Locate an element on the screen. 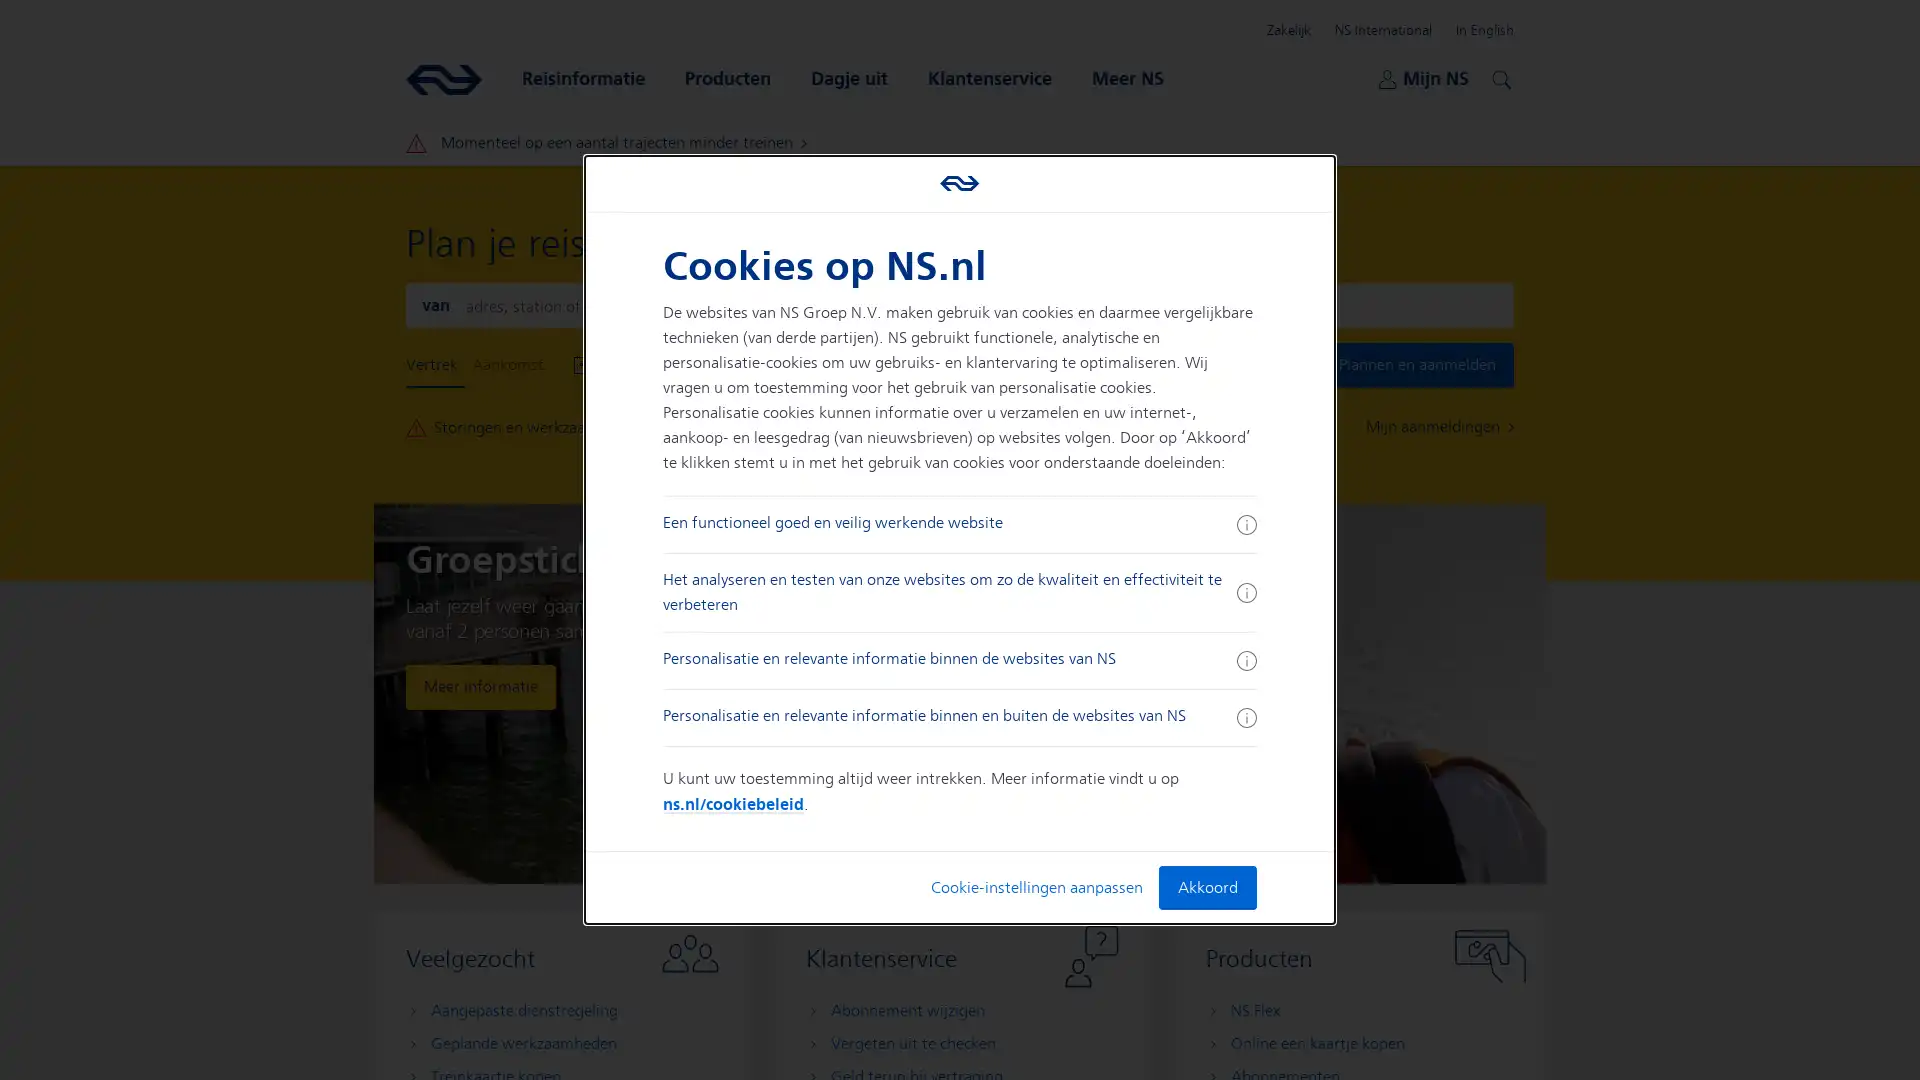 The width and height of the screenshot is (1920, 1080). Meer NS Open submenu is located at coordinates (1128, 77).